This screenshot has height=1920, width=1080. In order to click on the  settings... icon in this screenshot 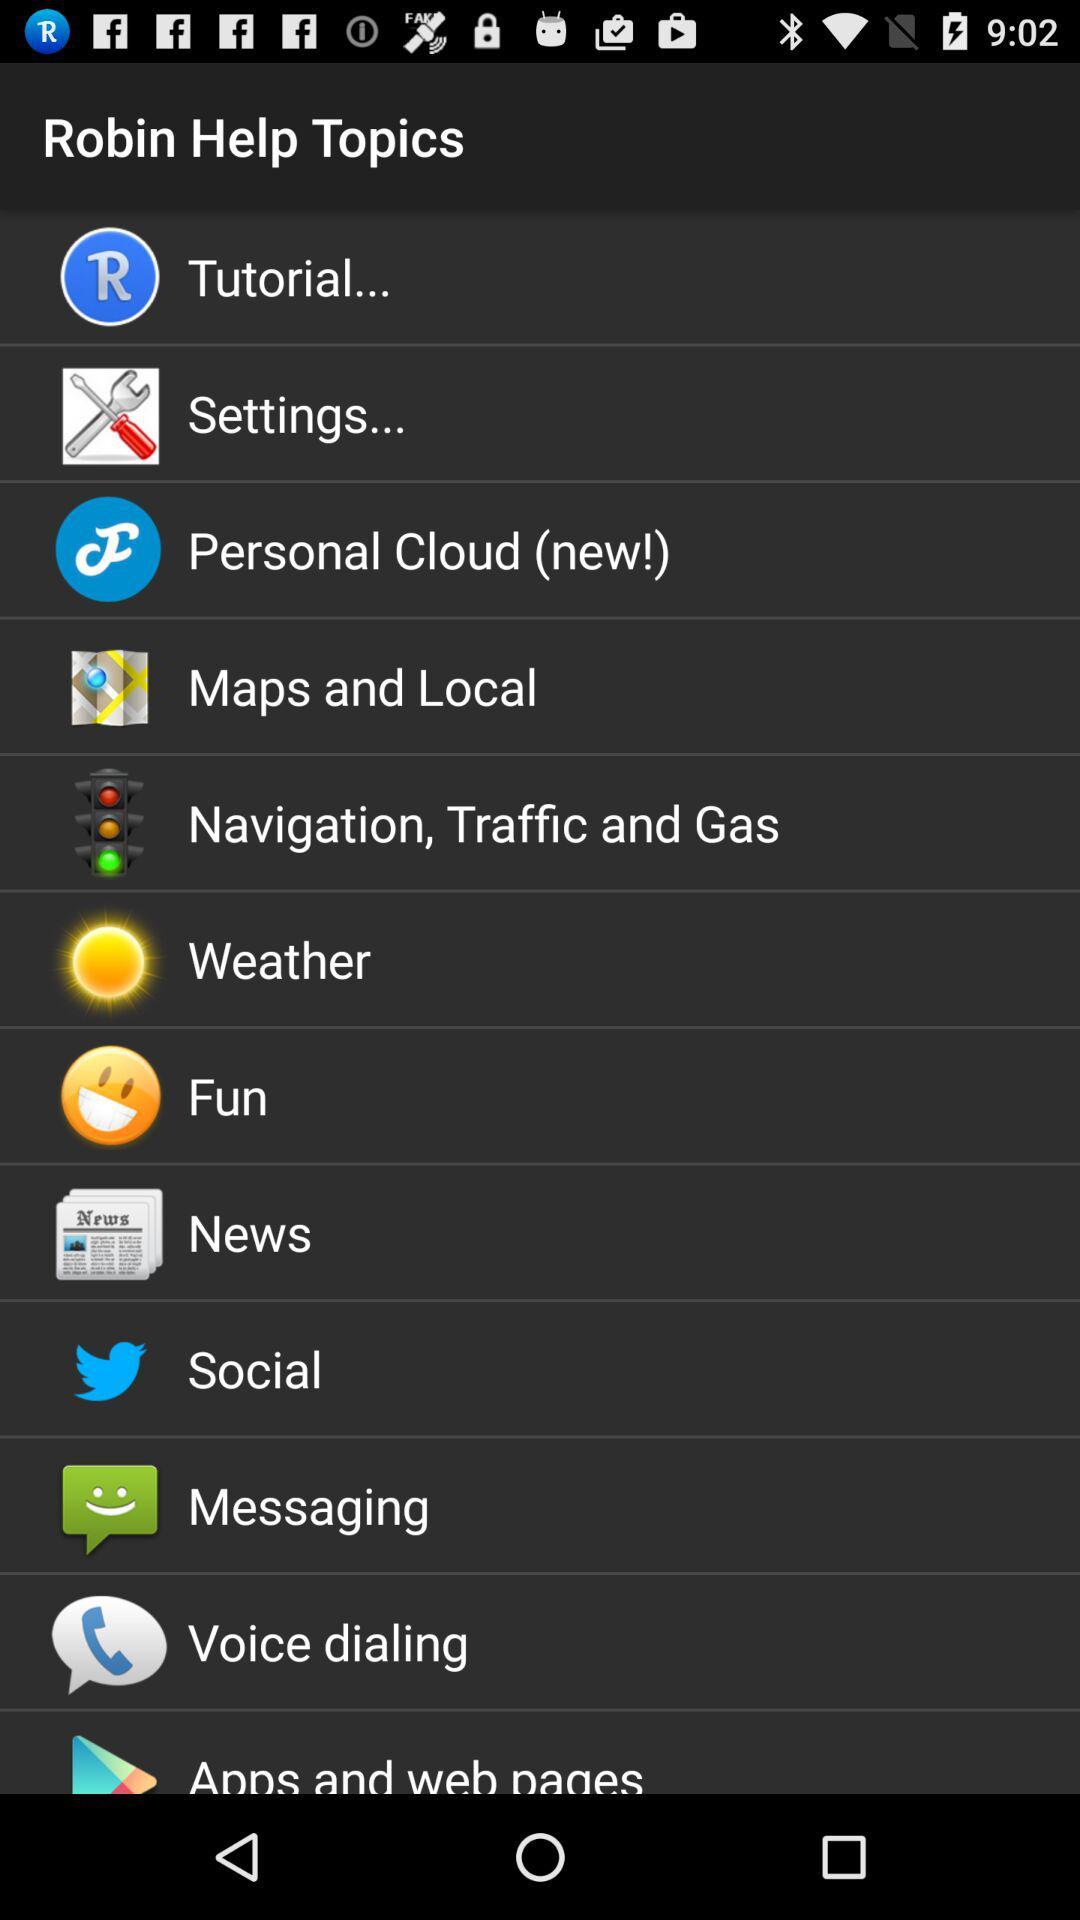, I will do `click(540, 412)`.